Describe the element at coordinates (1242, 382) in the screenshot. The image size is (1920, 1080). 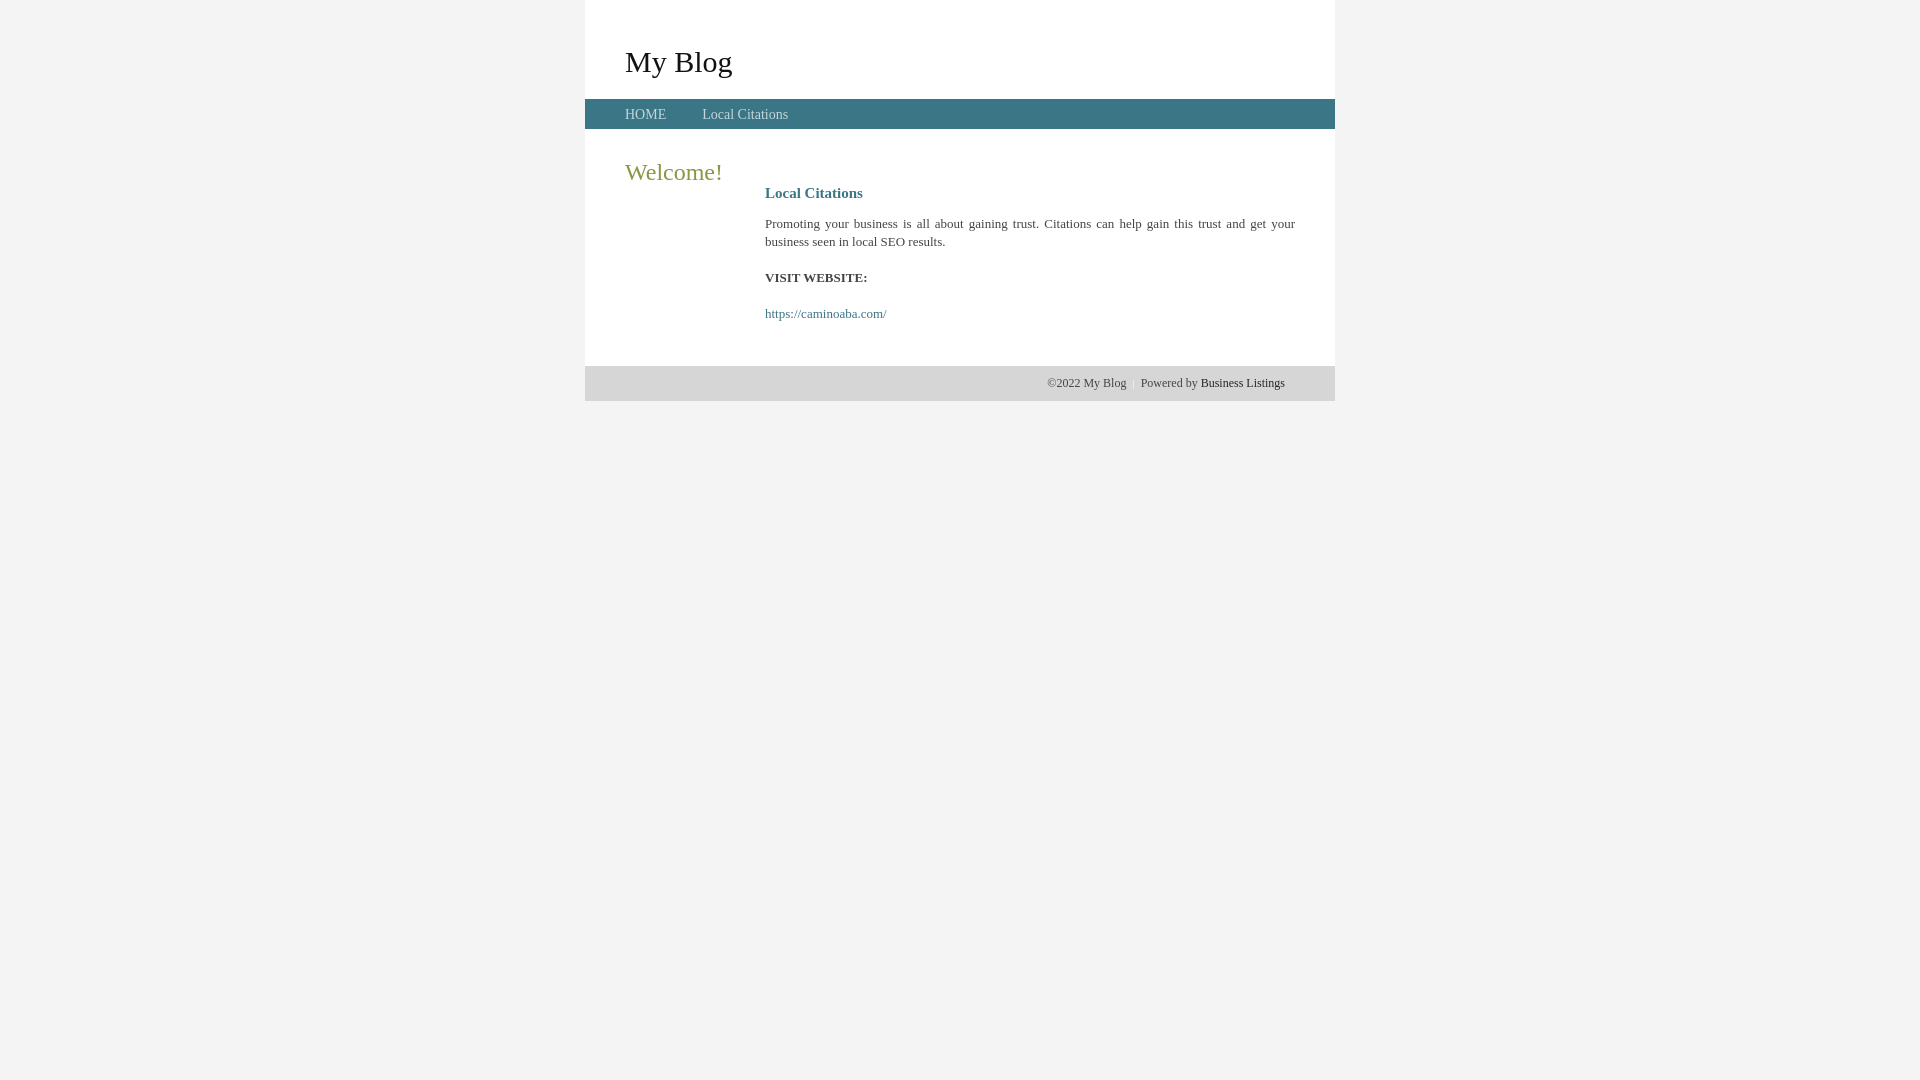
I see `'Business Listings'` at that location.